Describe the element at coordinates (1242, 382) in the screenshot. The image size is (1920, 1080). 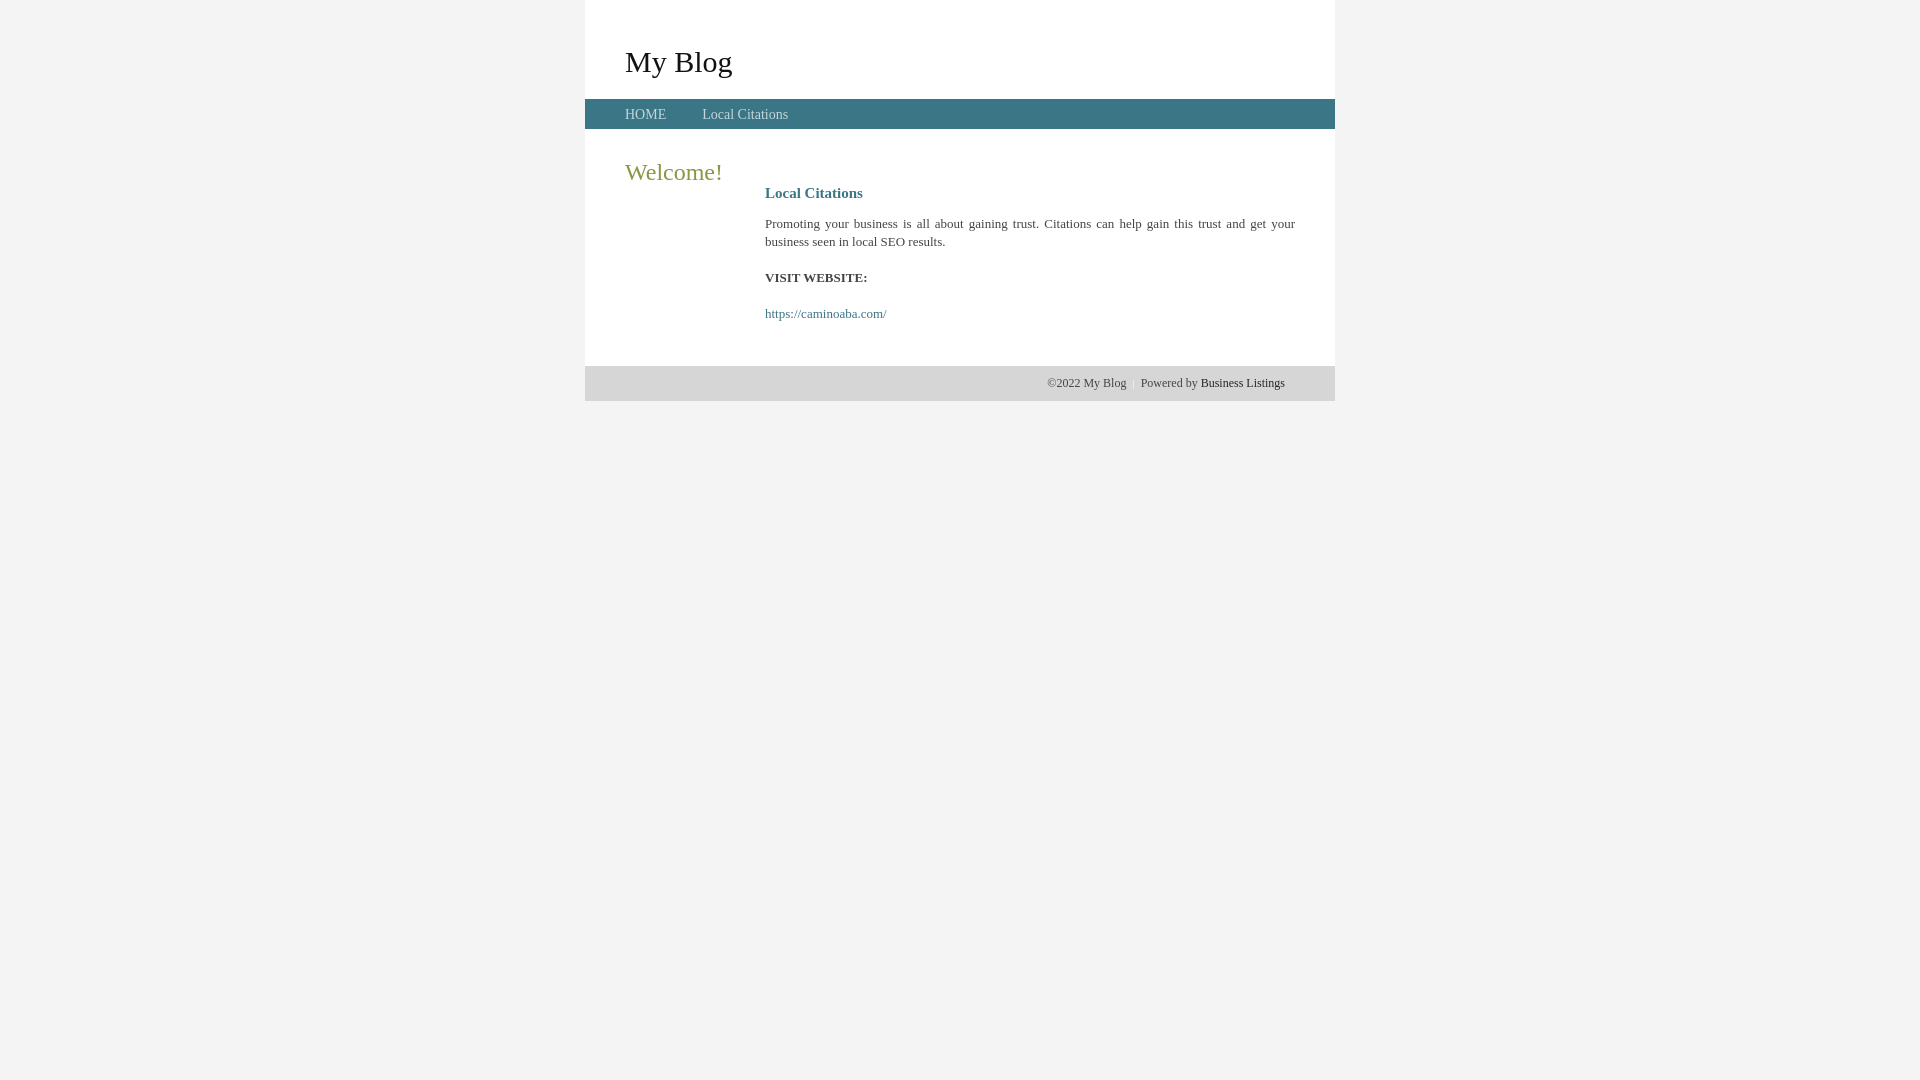
I see `'Business Listings'` at that location.